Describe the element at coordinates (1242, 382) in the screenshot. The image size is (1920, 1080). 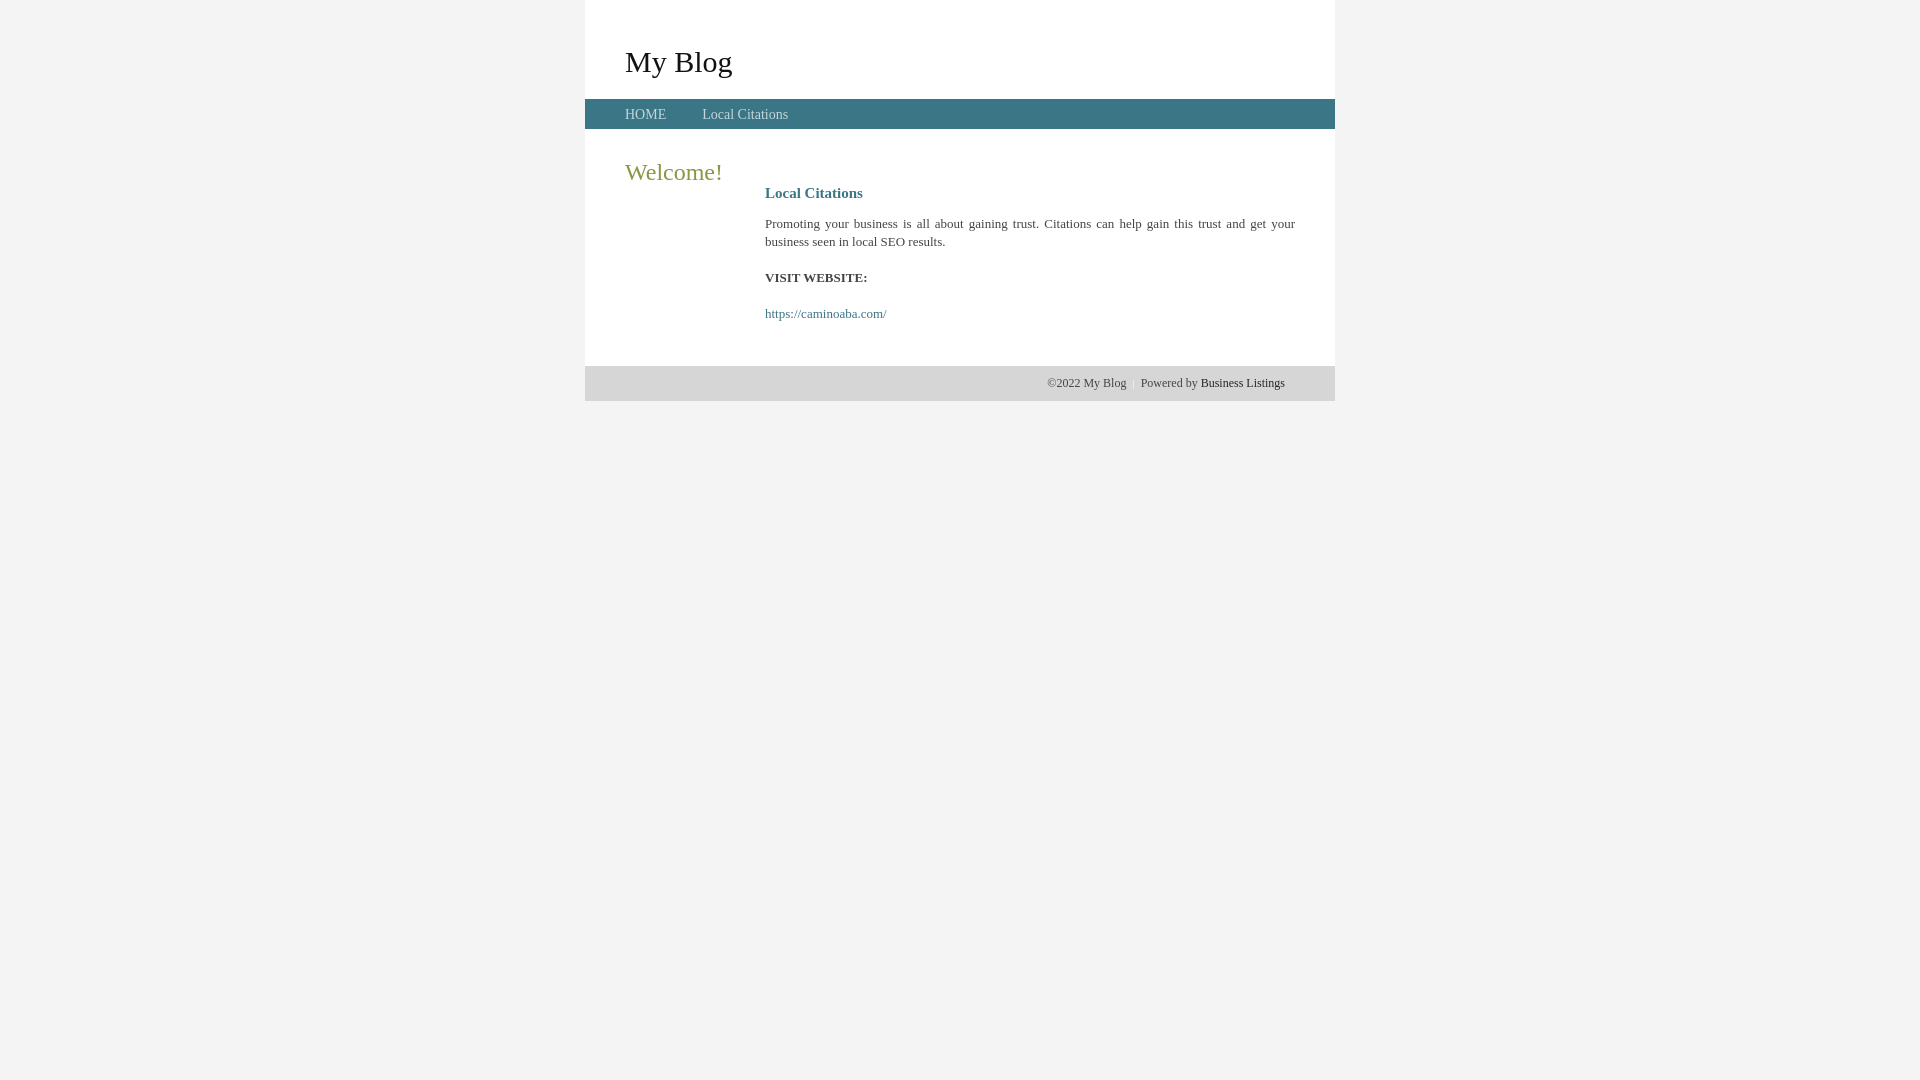
I see `'Business Listings'` at that location.